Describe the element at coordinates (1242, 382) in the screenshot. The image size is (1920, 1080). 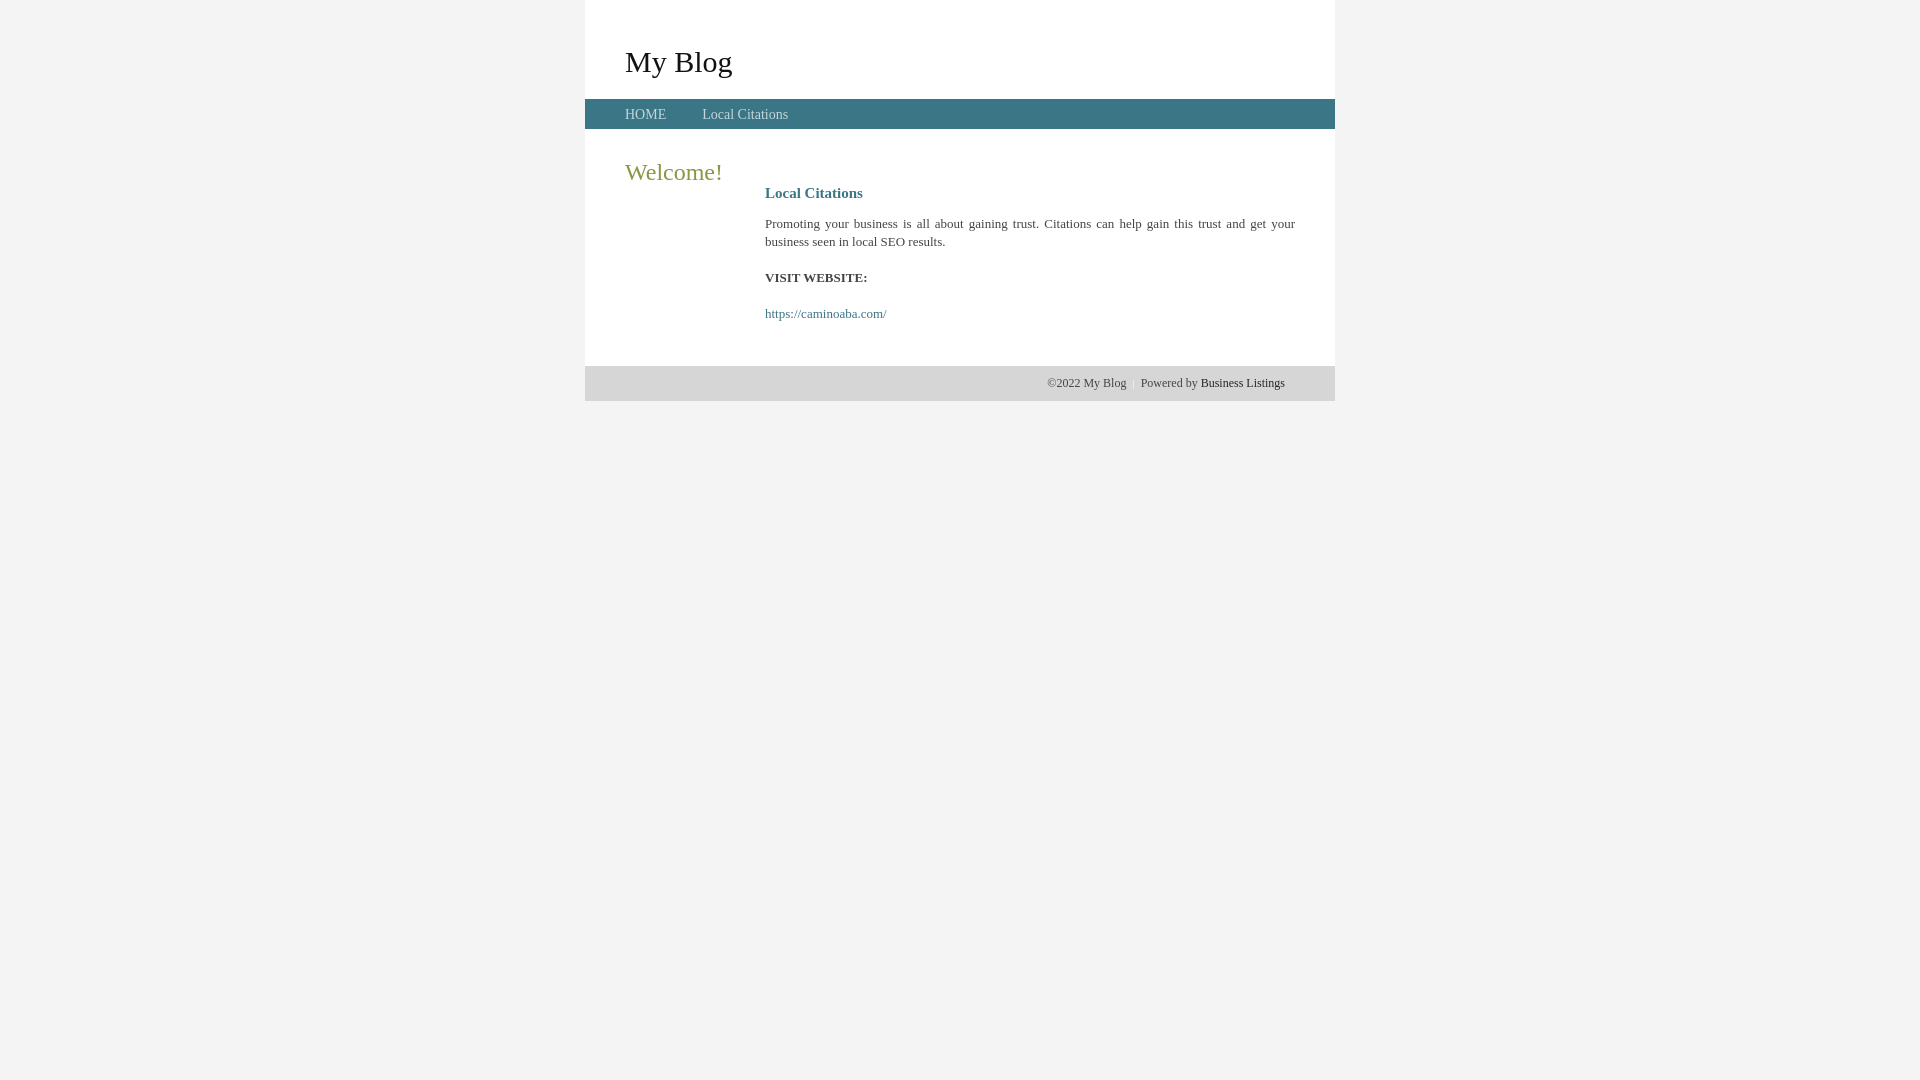
I see `'Business Listings'` at that location.